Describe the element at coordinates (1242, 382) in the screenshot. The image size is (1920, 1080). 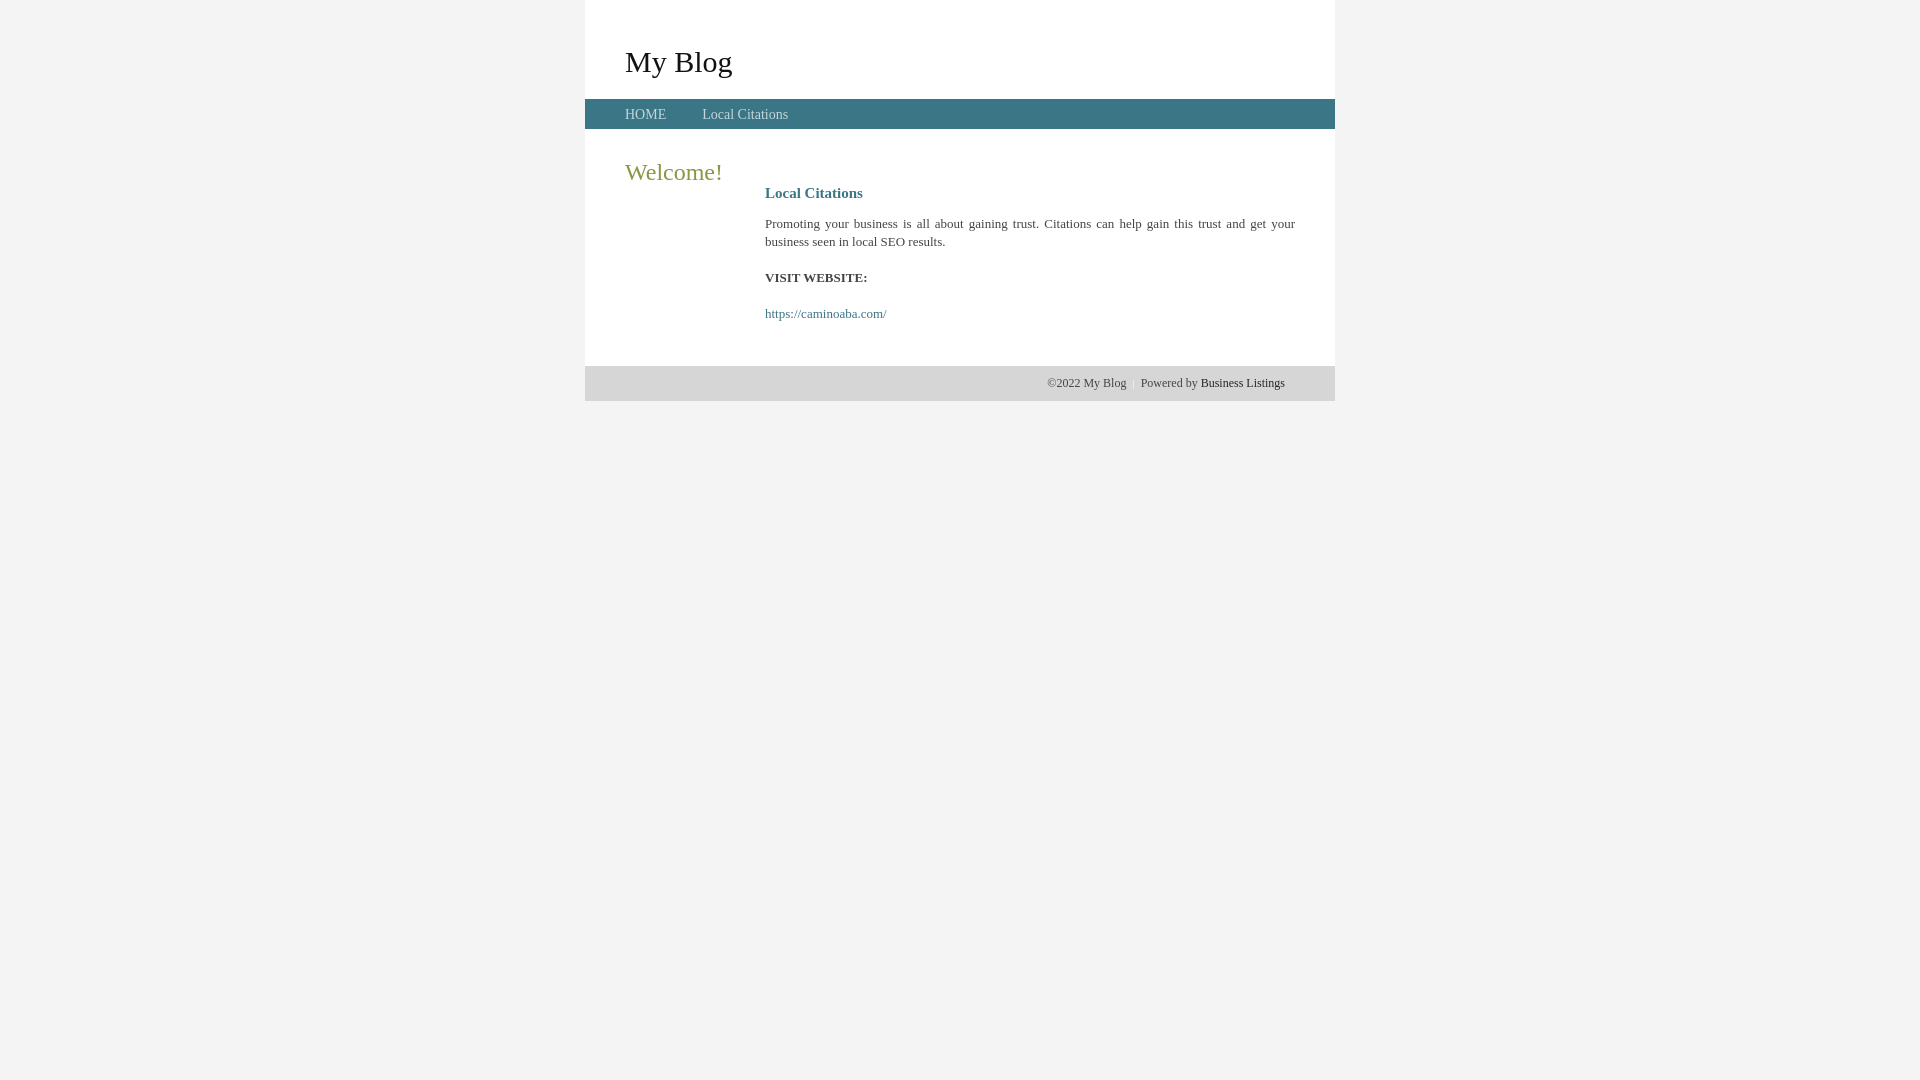
I see `'Business Listings'` at that location.